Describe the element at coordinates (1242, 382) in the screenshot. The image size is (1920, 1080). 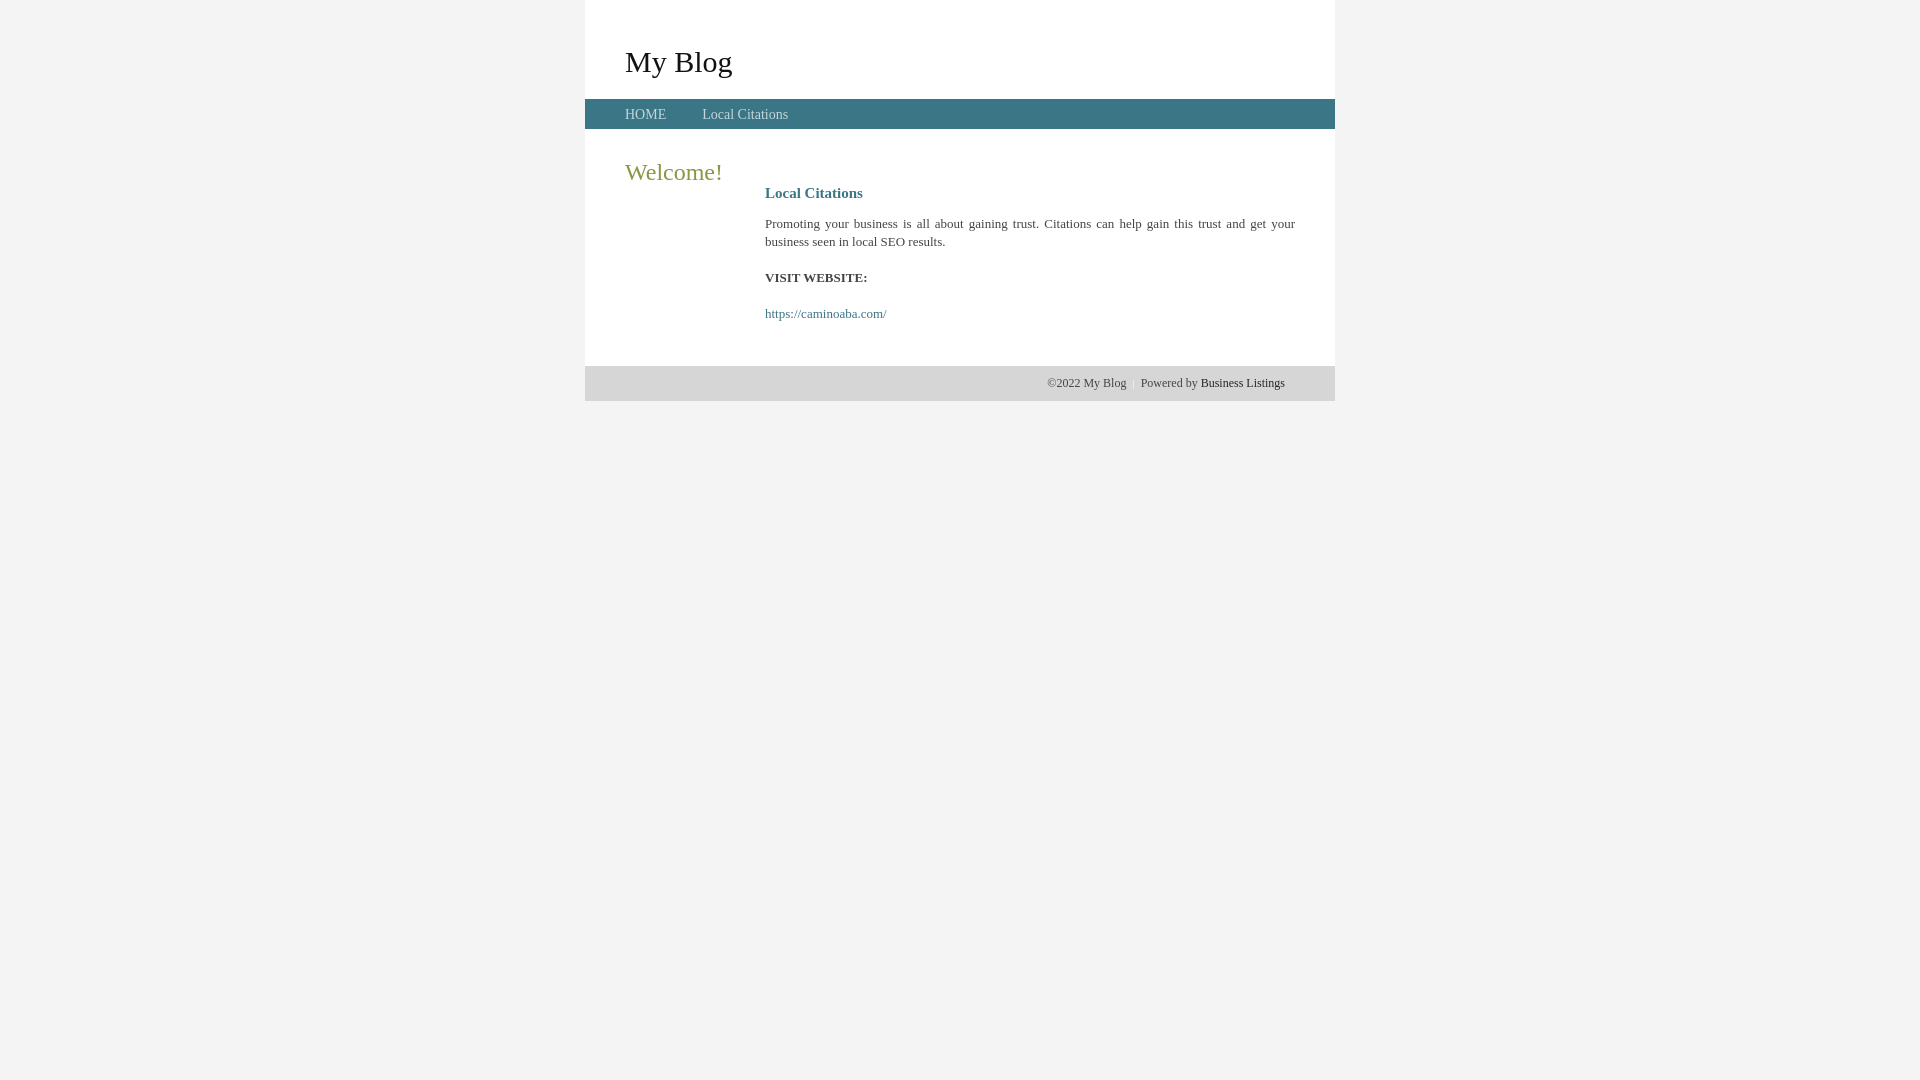
I see `'Business Listings'` at that location.